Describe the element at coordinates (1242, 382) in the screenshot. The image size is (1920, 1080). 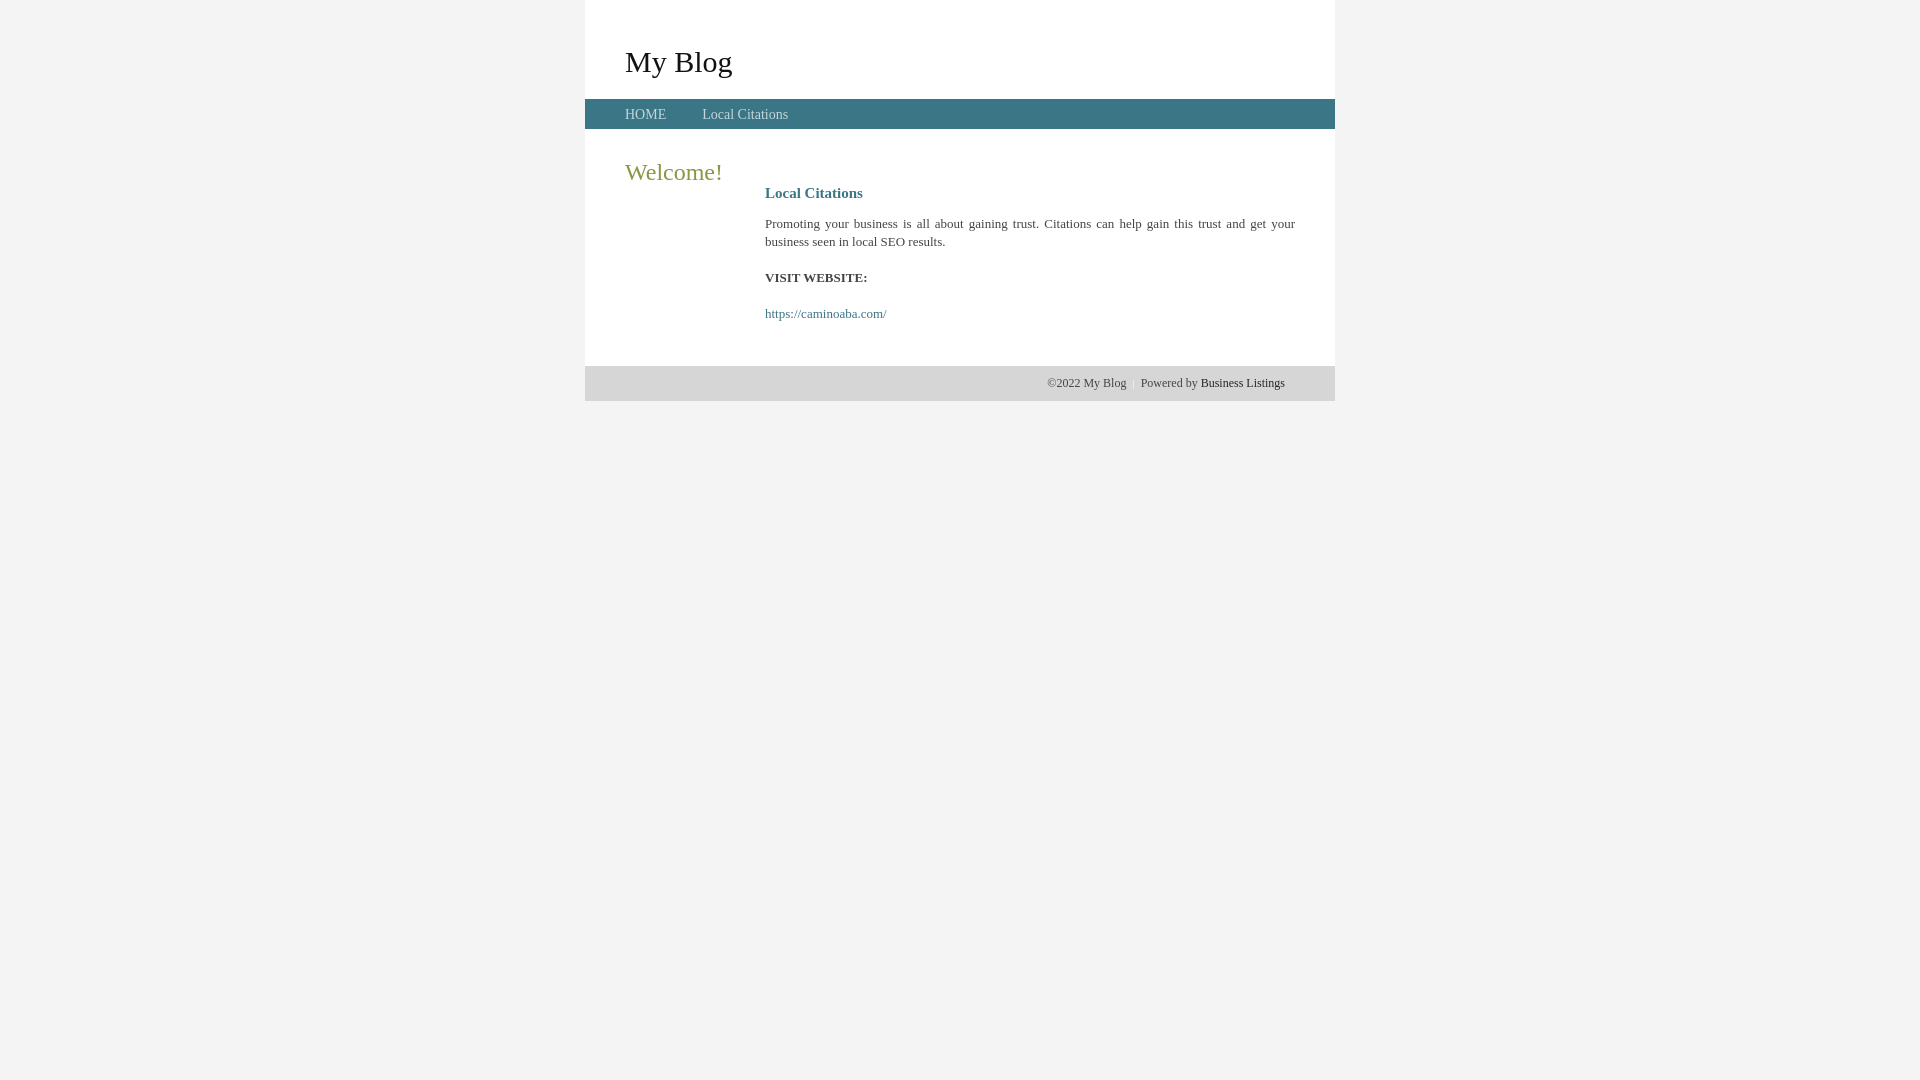
I see `'Business Listings'` at that location.